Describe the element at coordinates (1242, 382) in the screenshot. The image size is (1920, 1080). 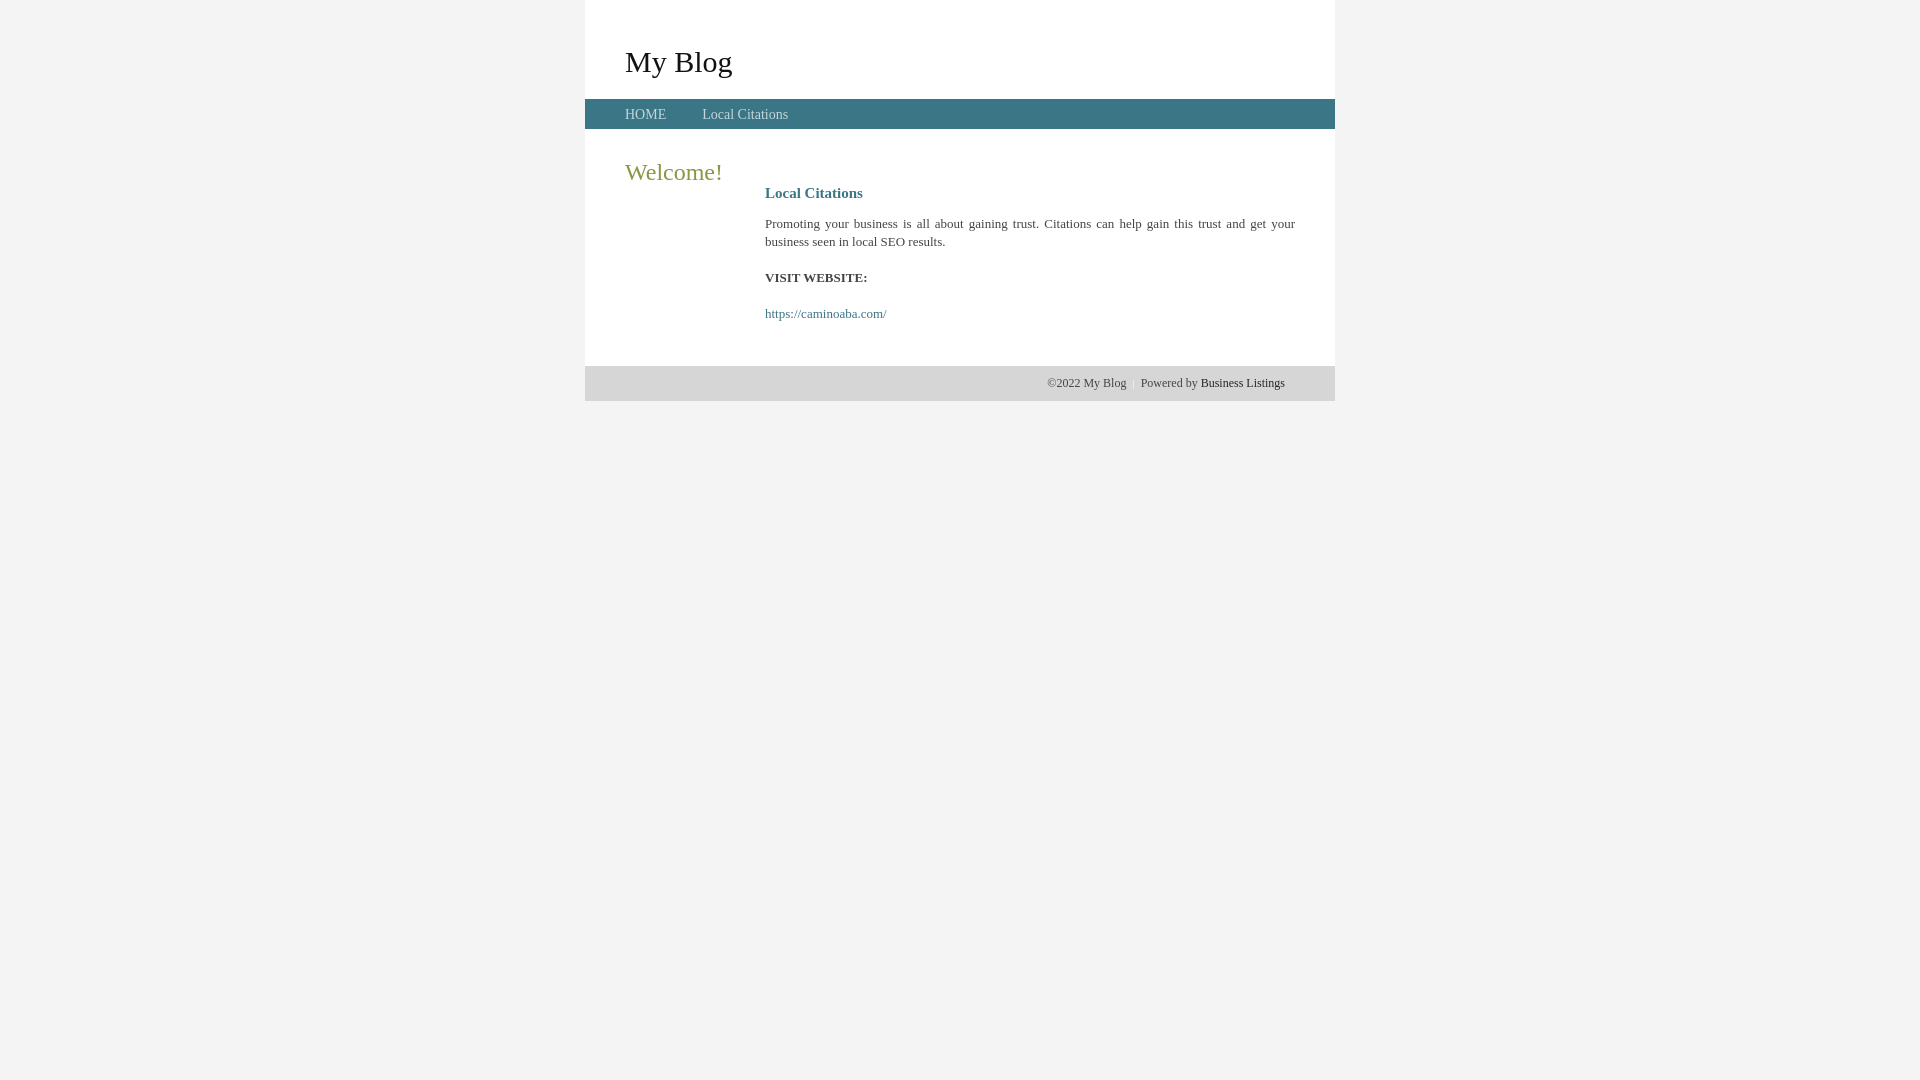
I see `'Business Listings'` at that location.